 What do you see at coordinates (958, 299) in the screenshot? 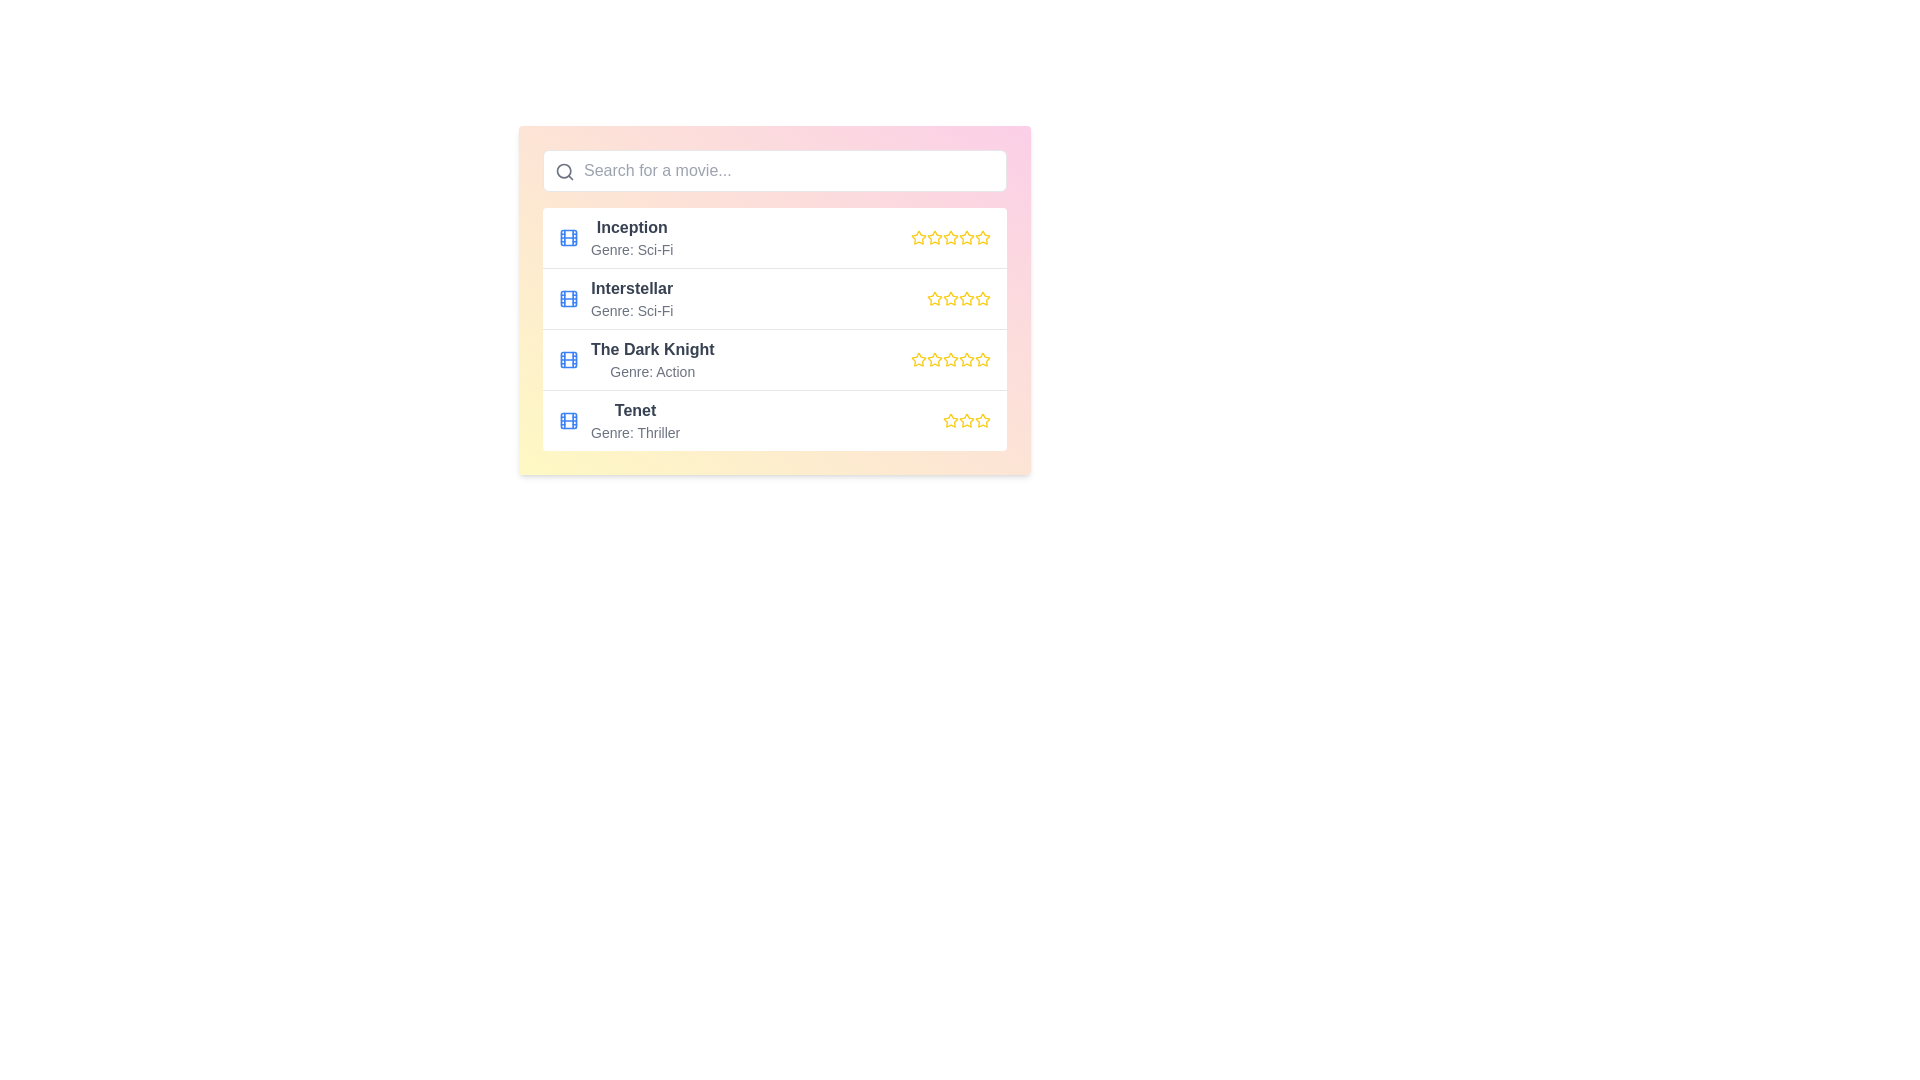
I see `the star rating component for the movie 'Interstellar' to provide a rating` at bounding box center [958, 299].